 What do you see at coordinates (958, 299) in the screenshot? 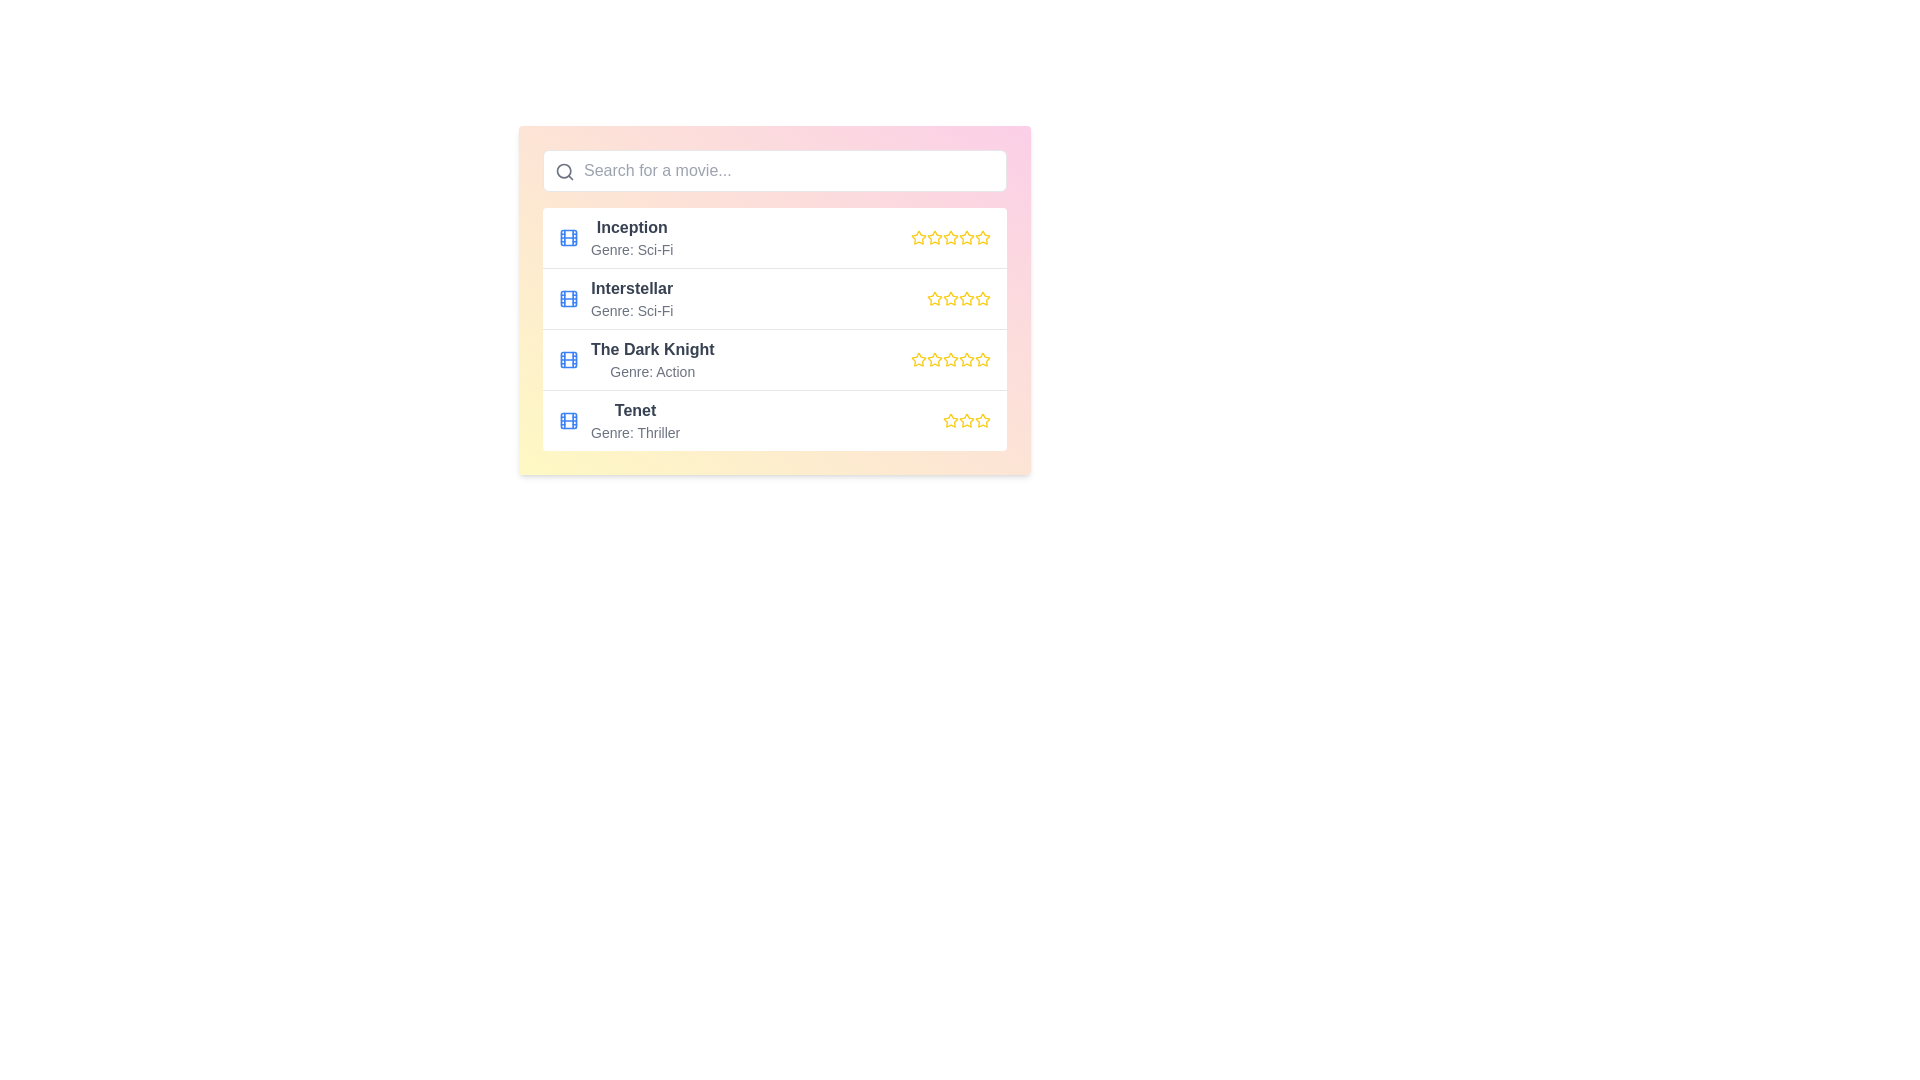
I see `the star rating component for the movie 'Interstellar' to provide a rating` at bounding box center [958, 299].